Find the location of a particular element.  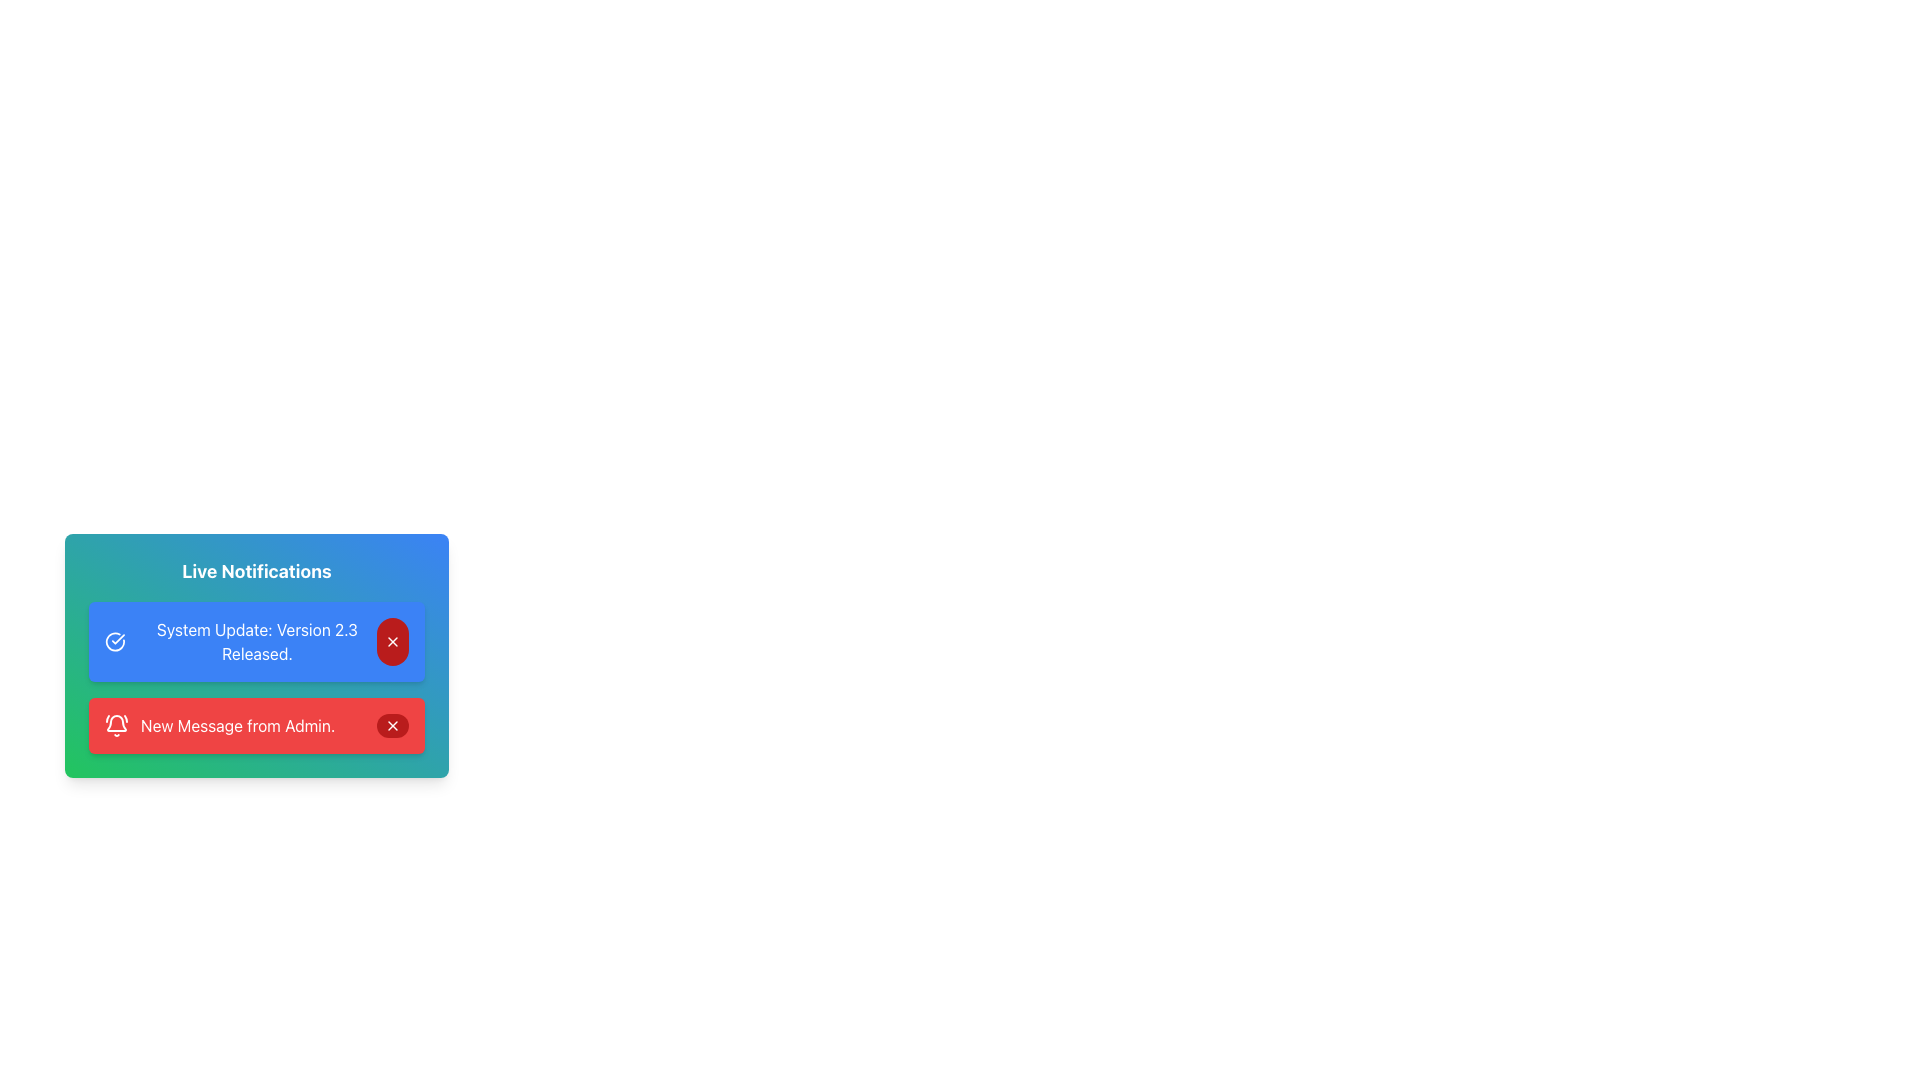

the first Informational Text Block in the 'Live Notifications' section that displays system update details is located at coordinates (256, 677).